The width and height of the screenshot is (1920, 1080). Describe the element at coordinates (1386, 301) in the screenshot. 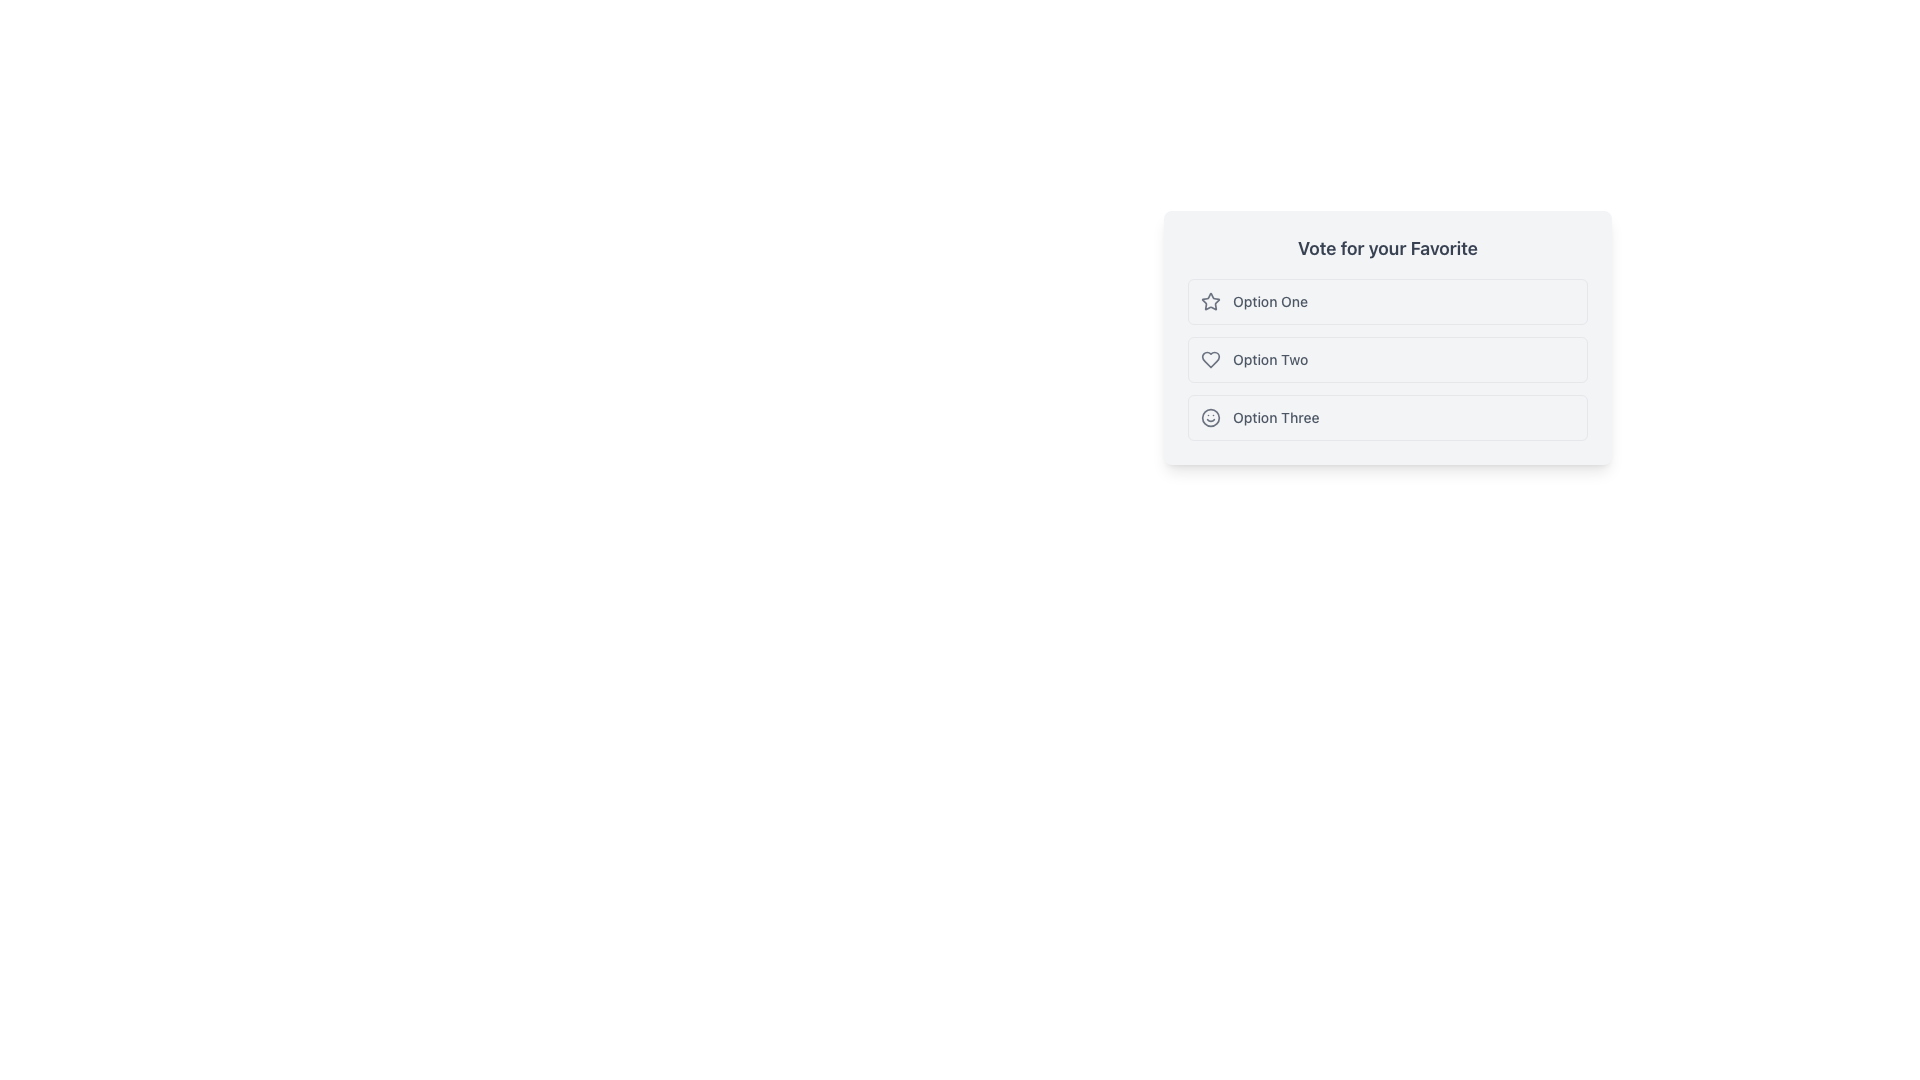

I see `the selectable option 'Option One' in the 'Vote for your Favorite' list` at that location.